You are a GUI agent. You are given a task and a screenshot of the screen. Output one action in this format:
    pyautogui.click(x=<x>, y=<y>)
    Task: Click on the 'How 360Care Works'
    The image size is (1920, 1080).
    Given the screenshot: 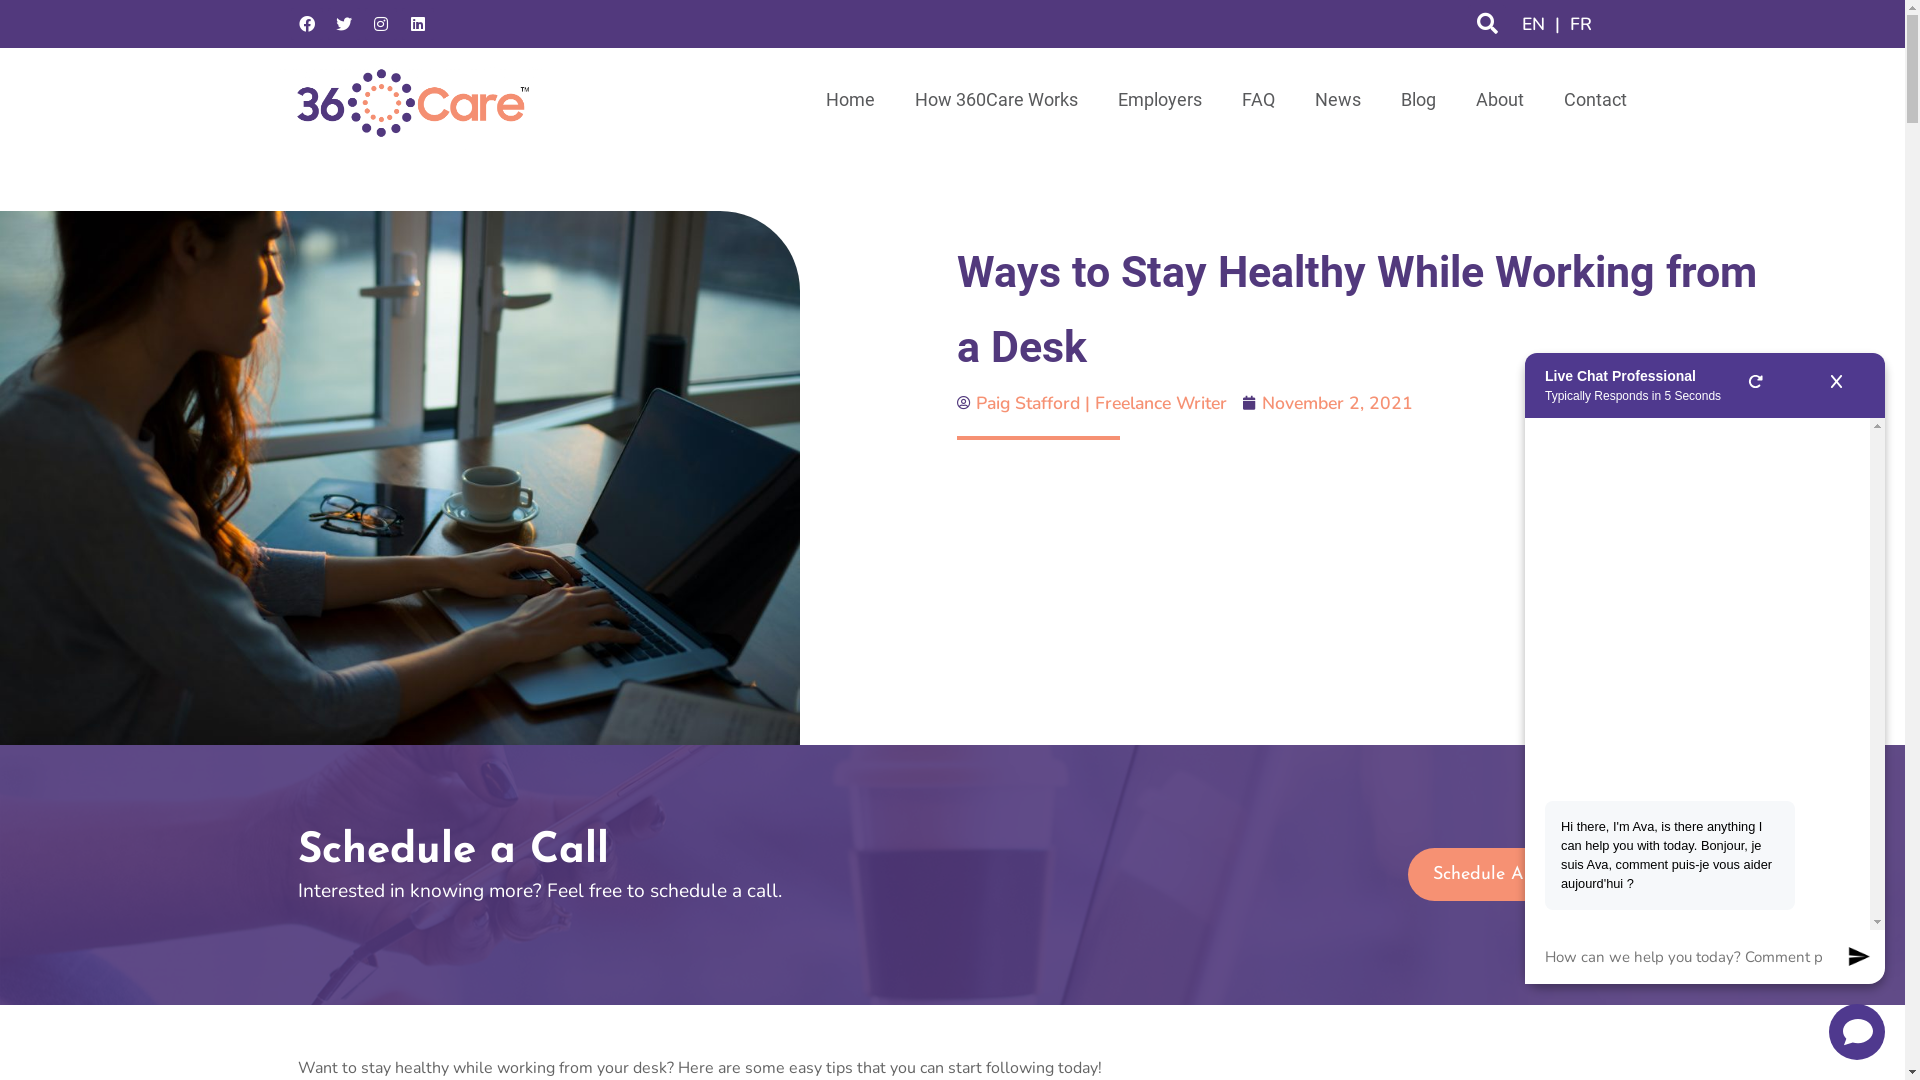 What is the action you would take?
    pyautogui.click(x=995, y=100)
    